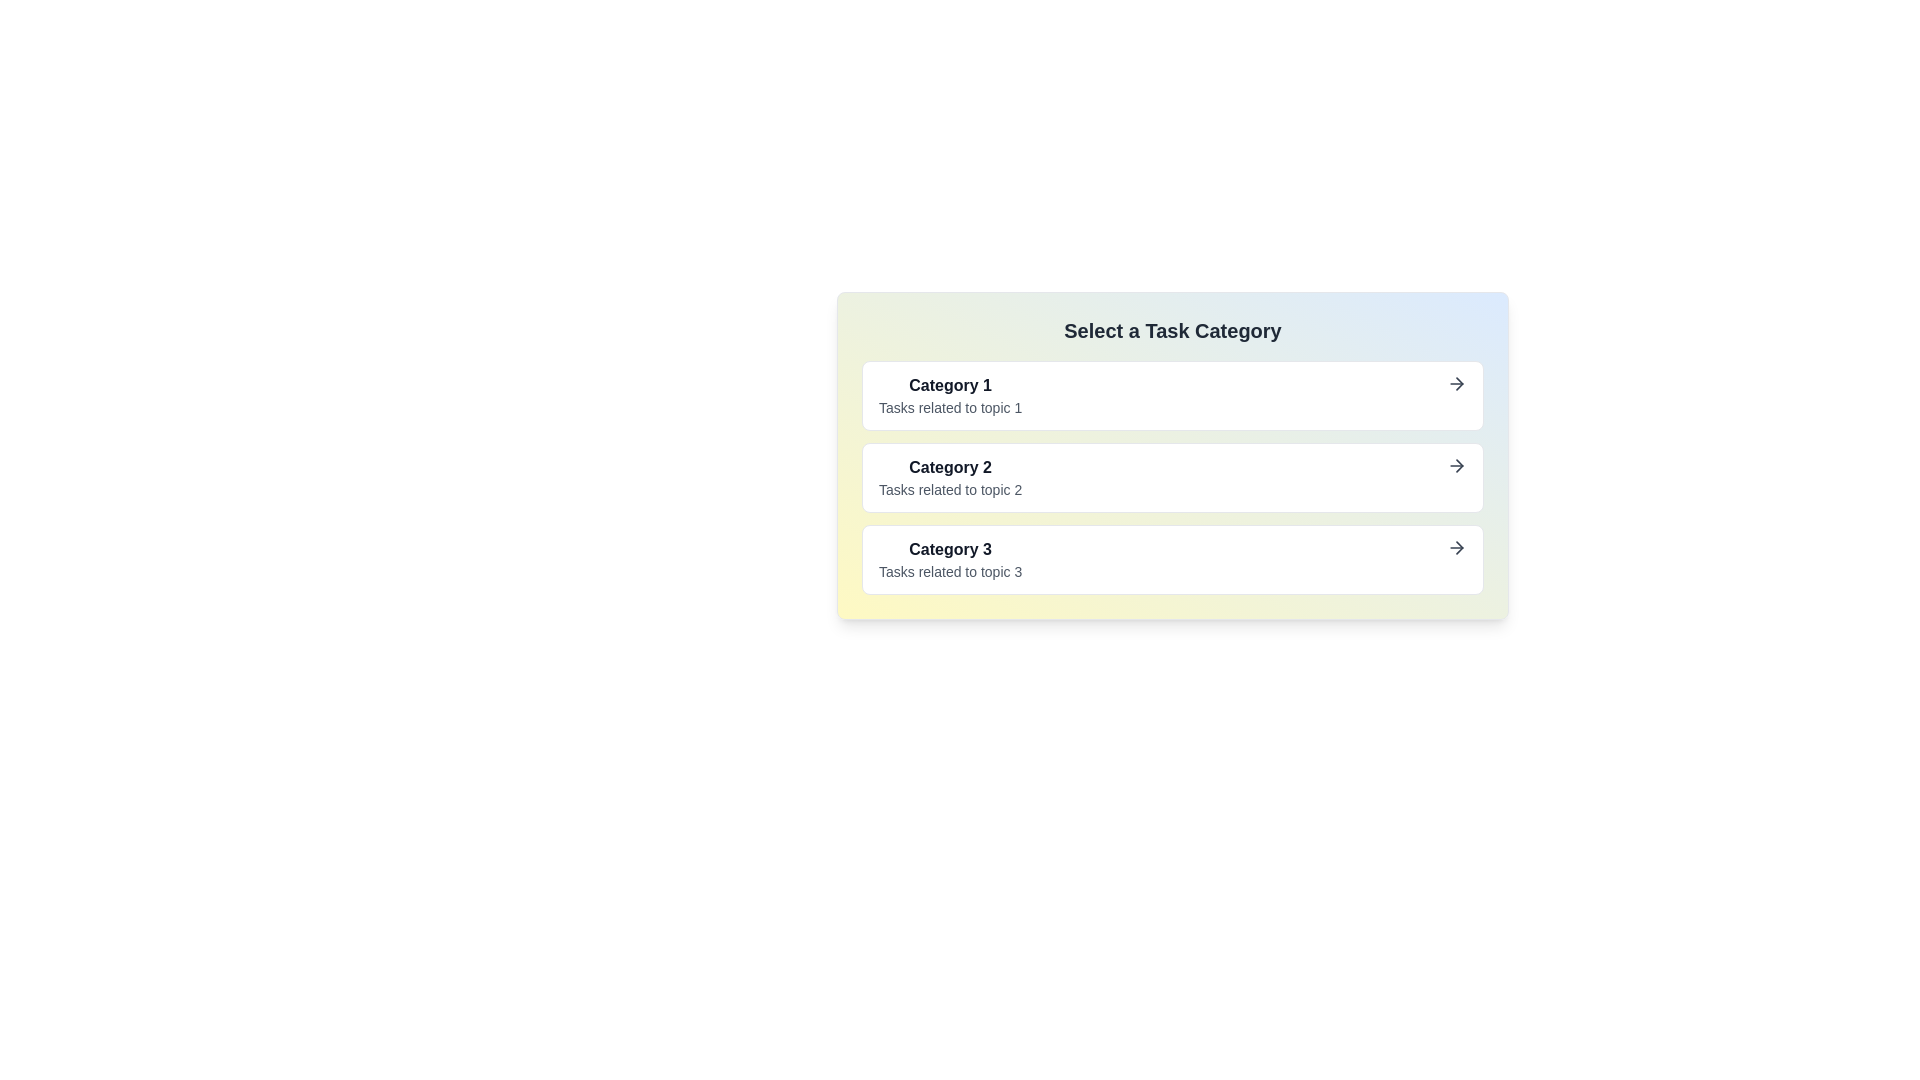 The image size is (1920, 1080). What do you see at coordinates (949, 489) in the screenshot?
I see `the static text label displaying 'Tasks related to topic 2', which is located below the title 'Category 2' and is the second entry in the list of categories` at bounding box center [949, 489].